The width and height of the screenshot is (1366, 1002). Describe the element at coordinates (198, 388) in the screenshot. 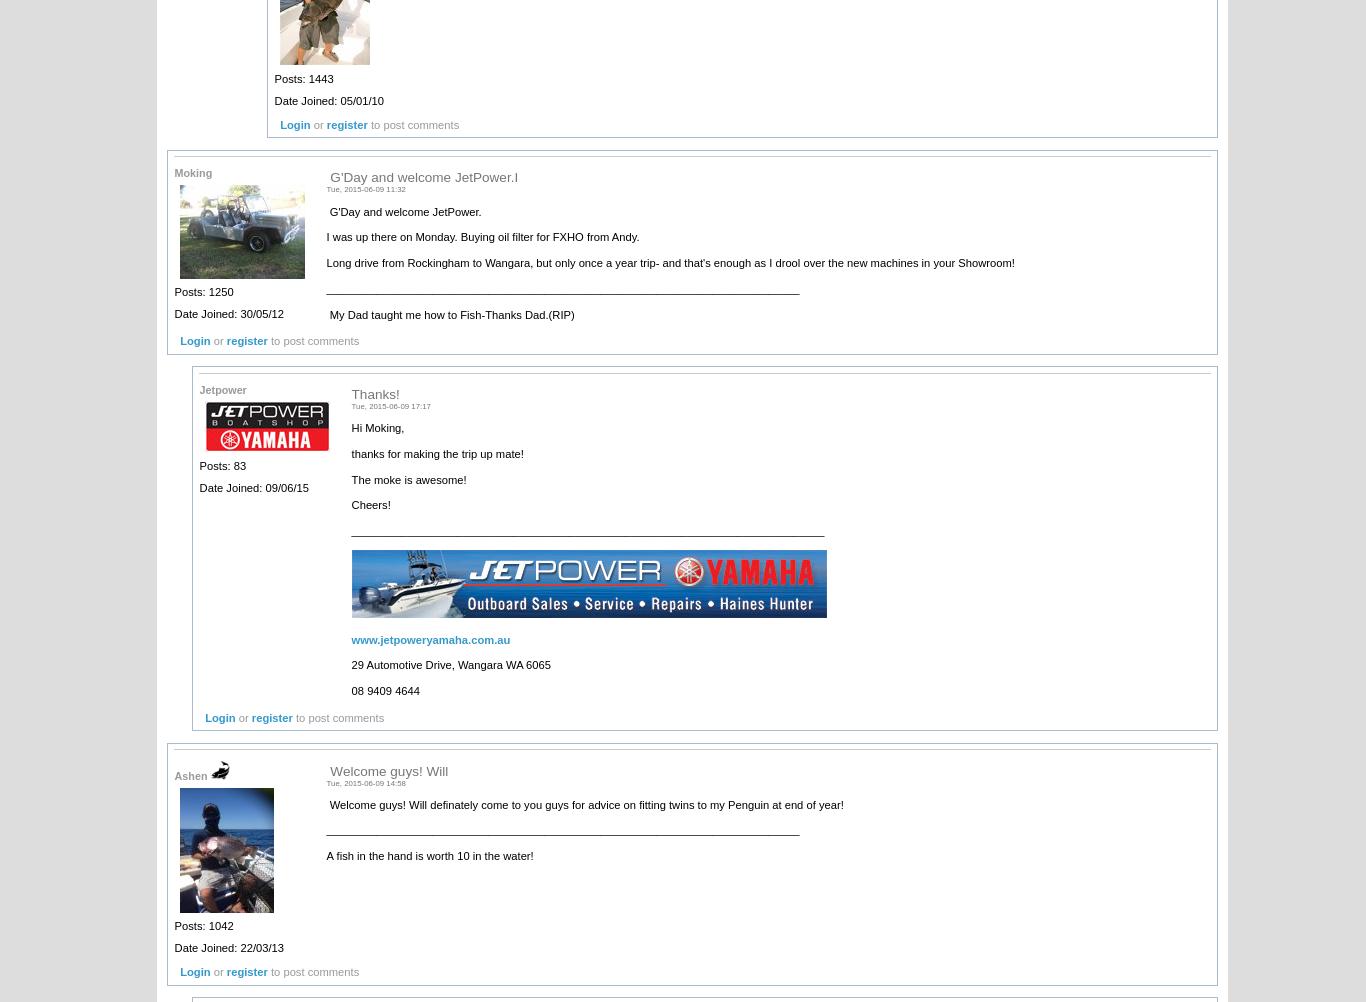

I see `'Jetpower'` at that location.